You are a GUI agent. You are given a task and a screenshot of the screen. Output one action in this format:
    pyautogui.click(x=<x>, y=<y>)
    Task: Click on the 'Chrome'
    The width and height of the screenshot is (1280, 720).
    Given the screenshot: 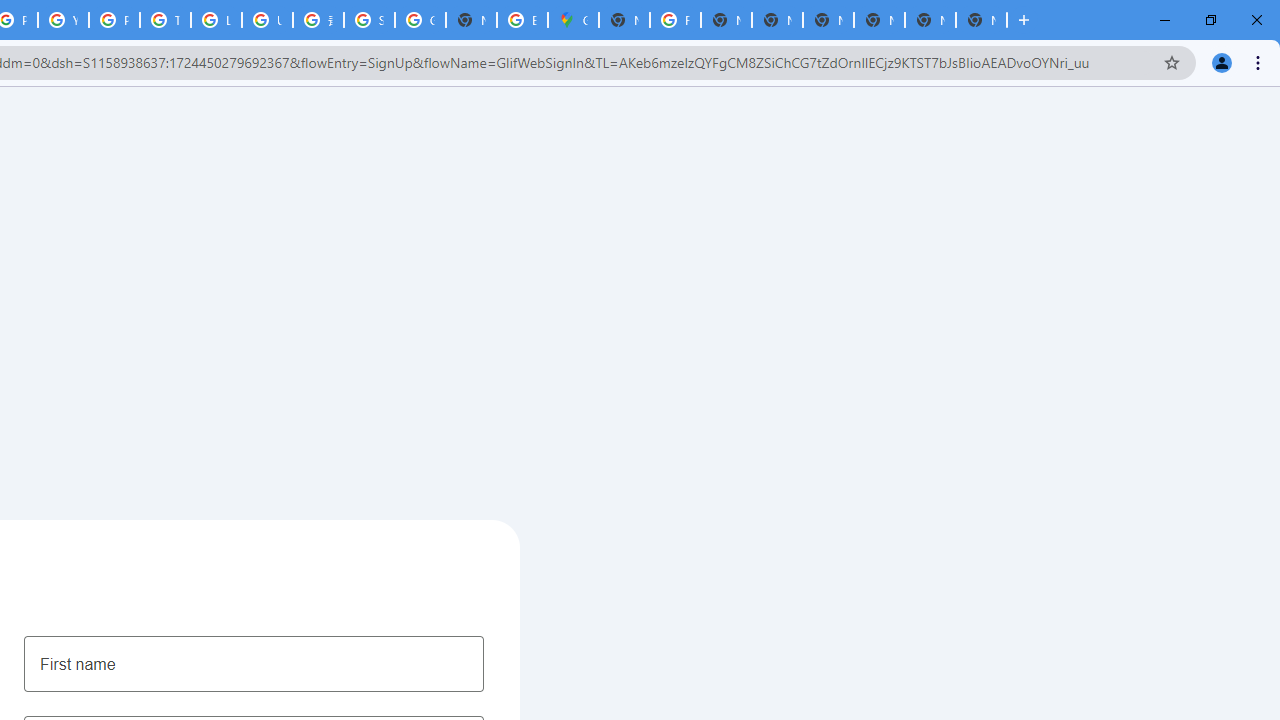 What is the action you would take?
    pyautogui.click(x=1259, y=61)
    